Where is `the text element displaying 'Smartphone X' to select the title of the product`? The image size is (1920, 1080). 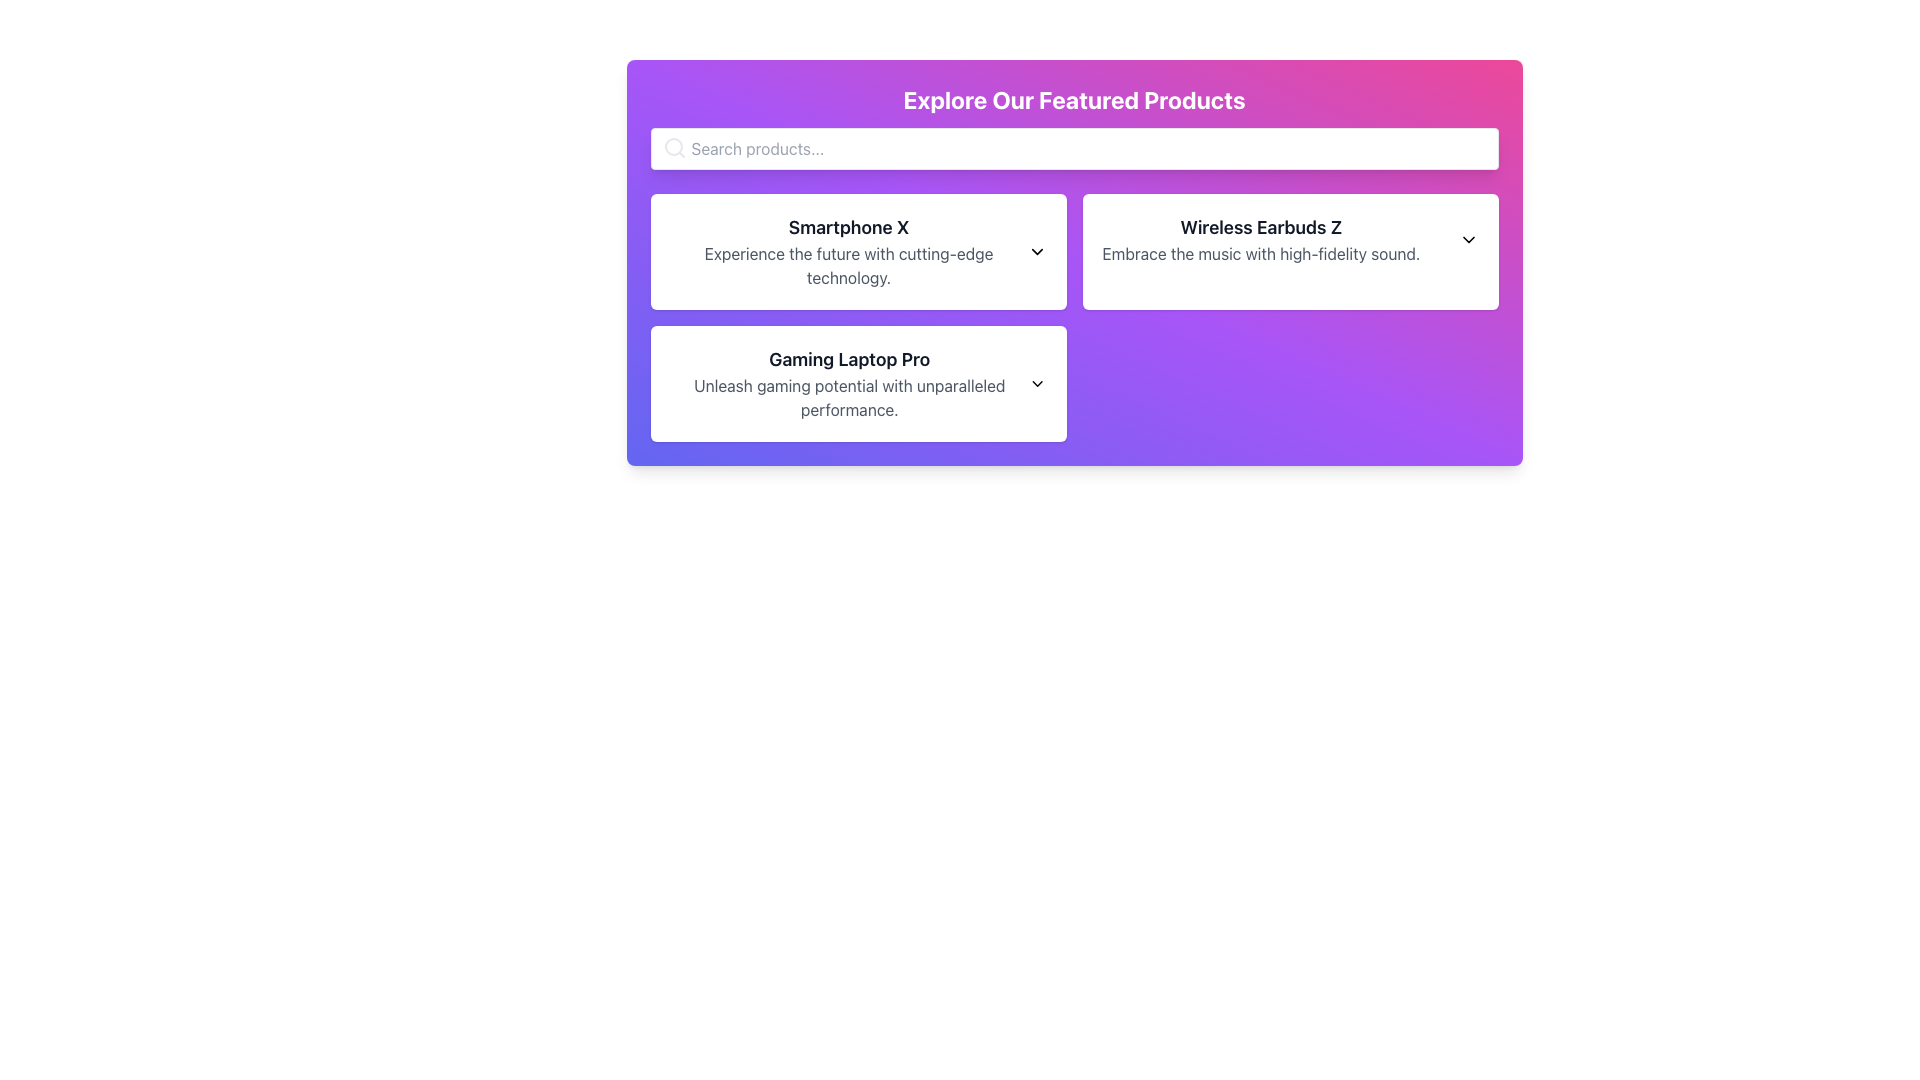
the text element displaying 'Smartphone X' to select the title of the product is located at coordinates (849, 226).